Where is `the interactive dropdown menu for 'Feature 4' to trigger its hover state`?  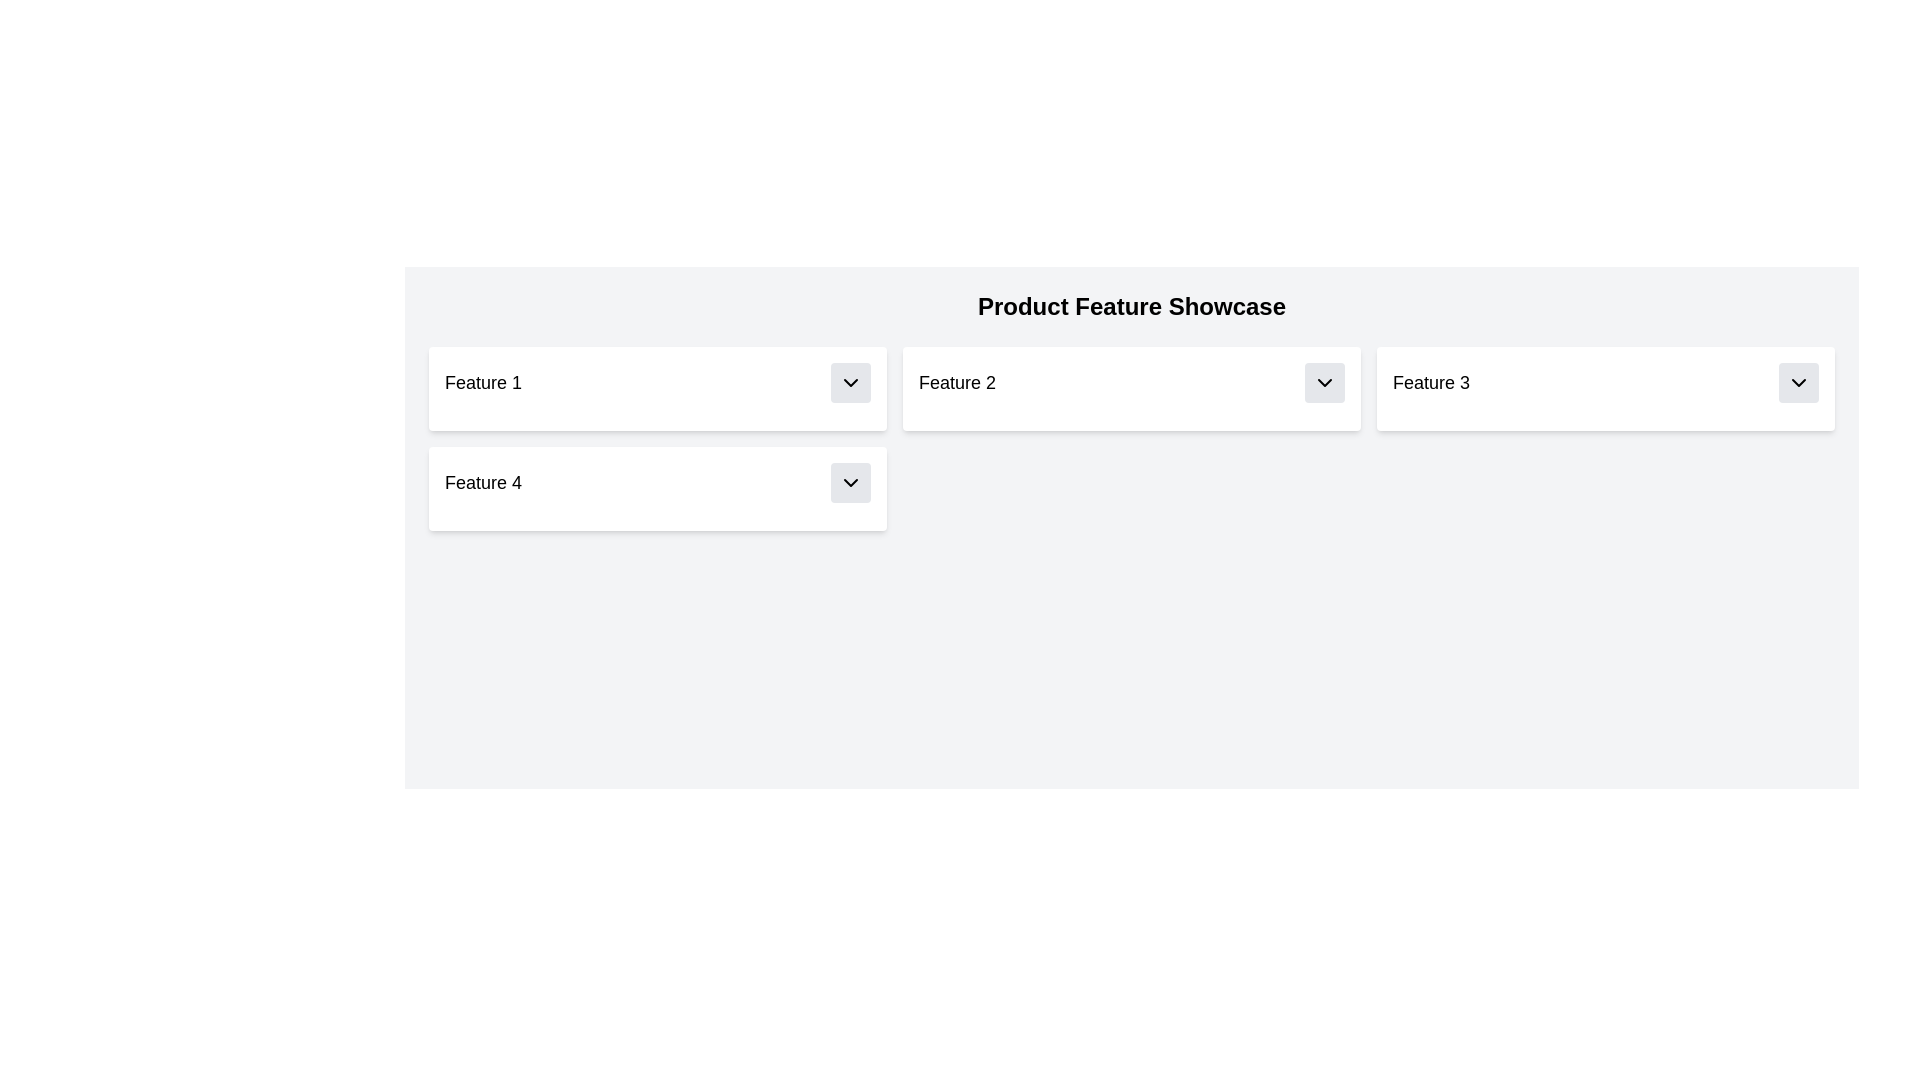 the interactive dropdown menu for 'Feature 4' to trigger its hover state is located at coordinates (657, 482).